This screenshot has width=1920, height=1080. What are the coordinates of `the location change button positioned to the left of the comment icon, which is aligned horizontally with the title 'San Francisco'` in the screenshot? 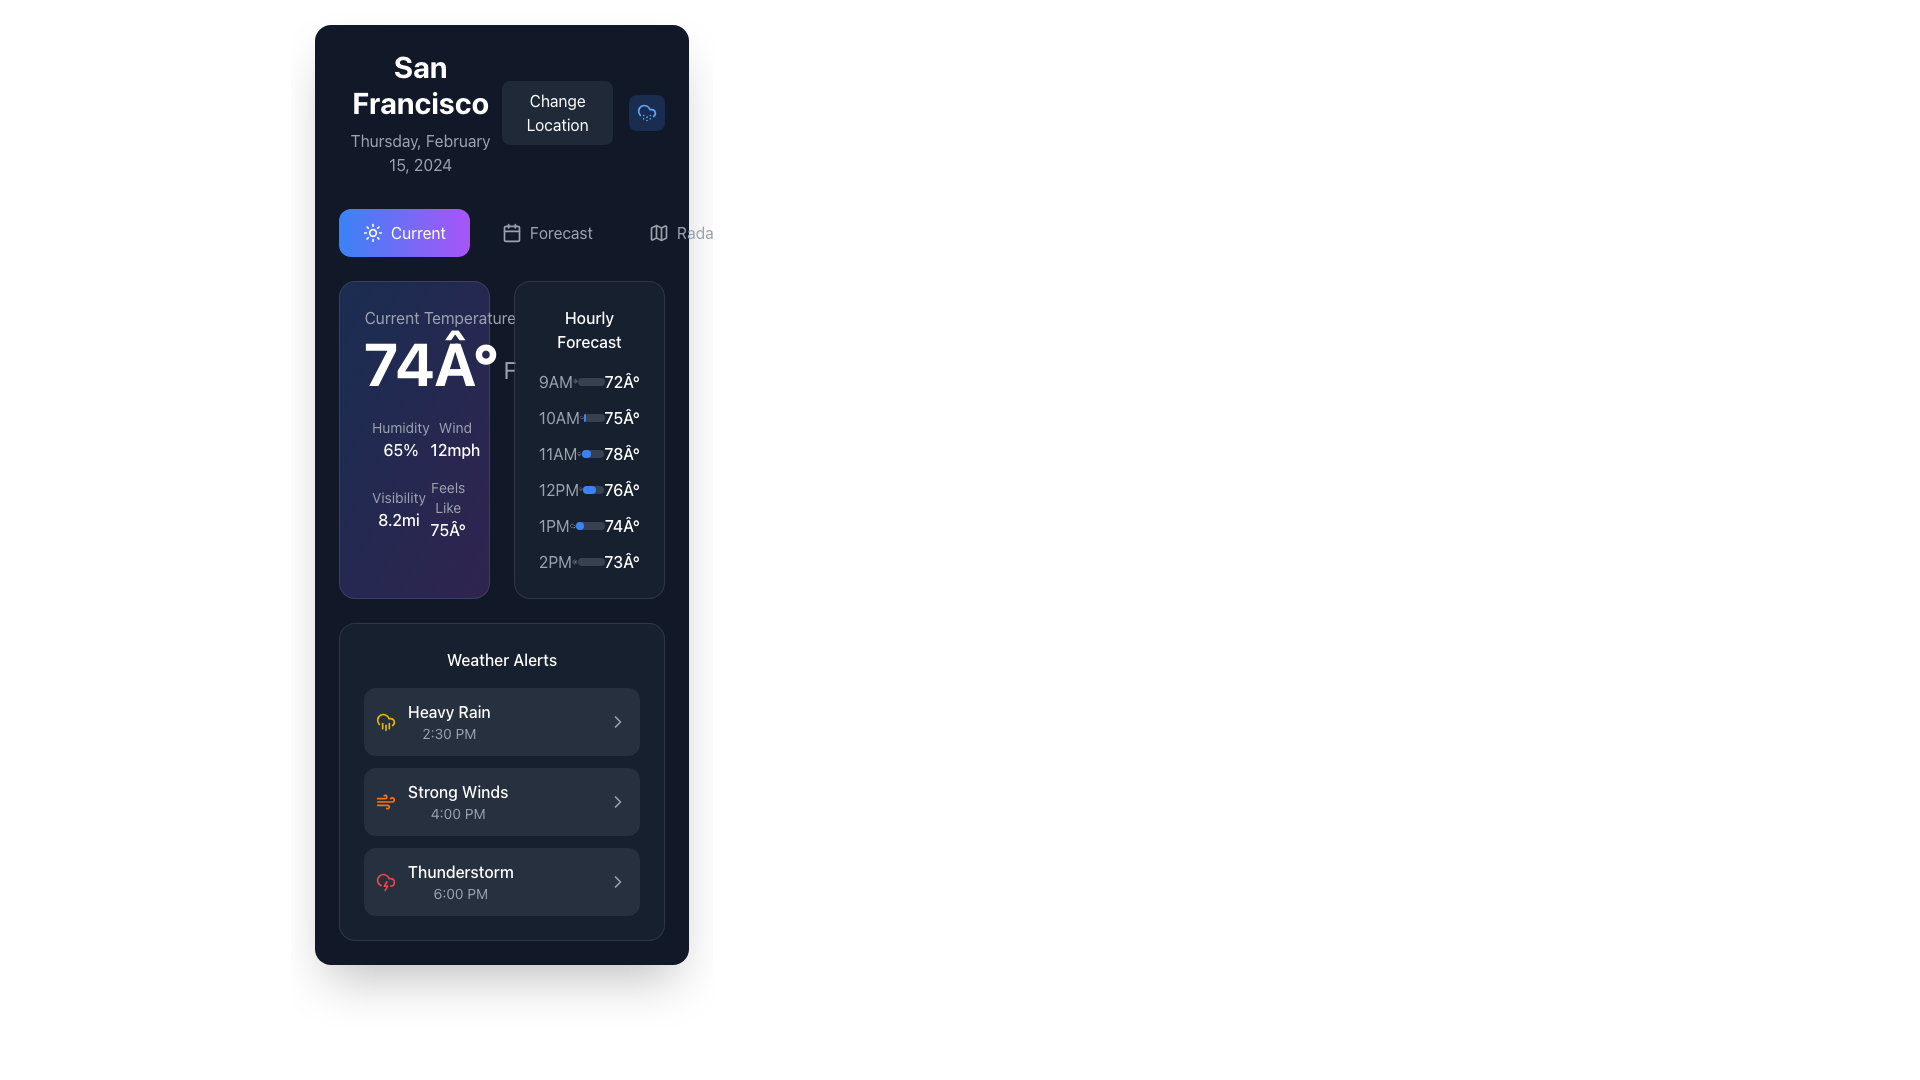 It's located at (557, 112).